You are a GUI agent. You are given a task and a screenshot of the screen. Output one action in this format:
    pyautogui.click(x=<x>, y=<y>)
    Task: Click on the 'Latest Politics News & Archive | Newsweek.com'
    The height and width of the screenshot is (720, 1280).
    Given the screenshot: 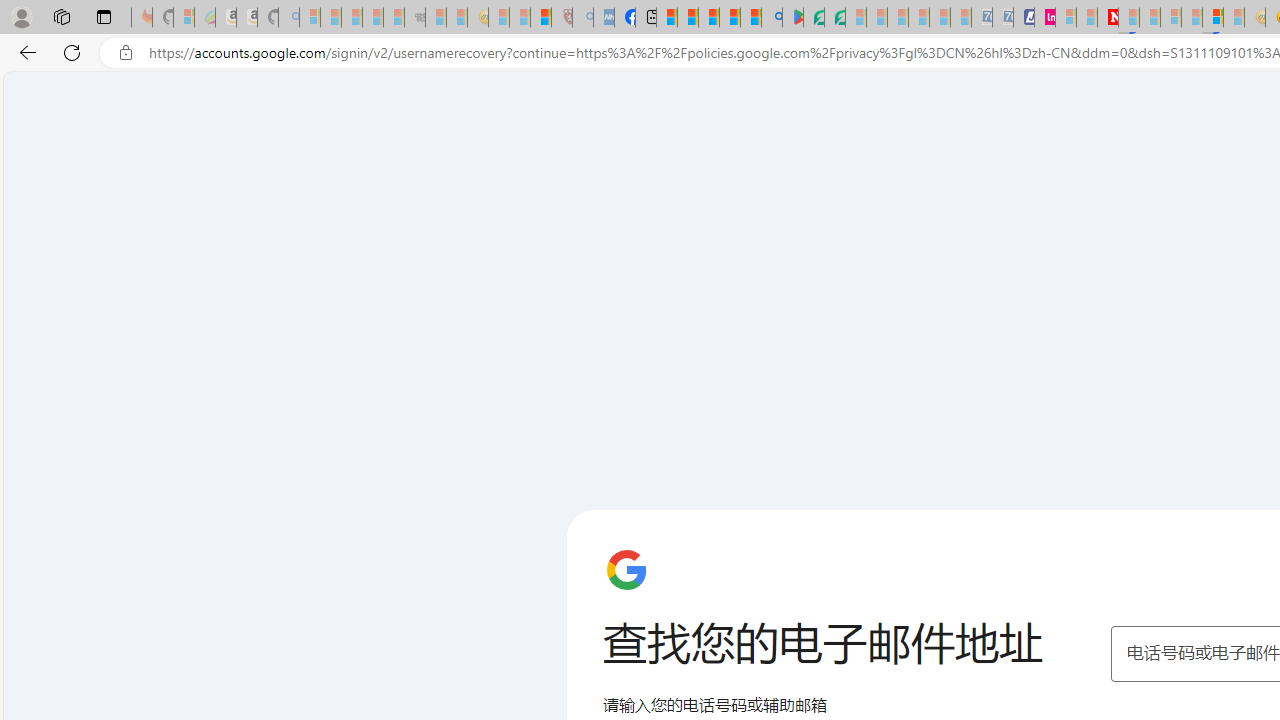 What is the action you would take?
    pyautogui.click(x=1106, y=17)
    